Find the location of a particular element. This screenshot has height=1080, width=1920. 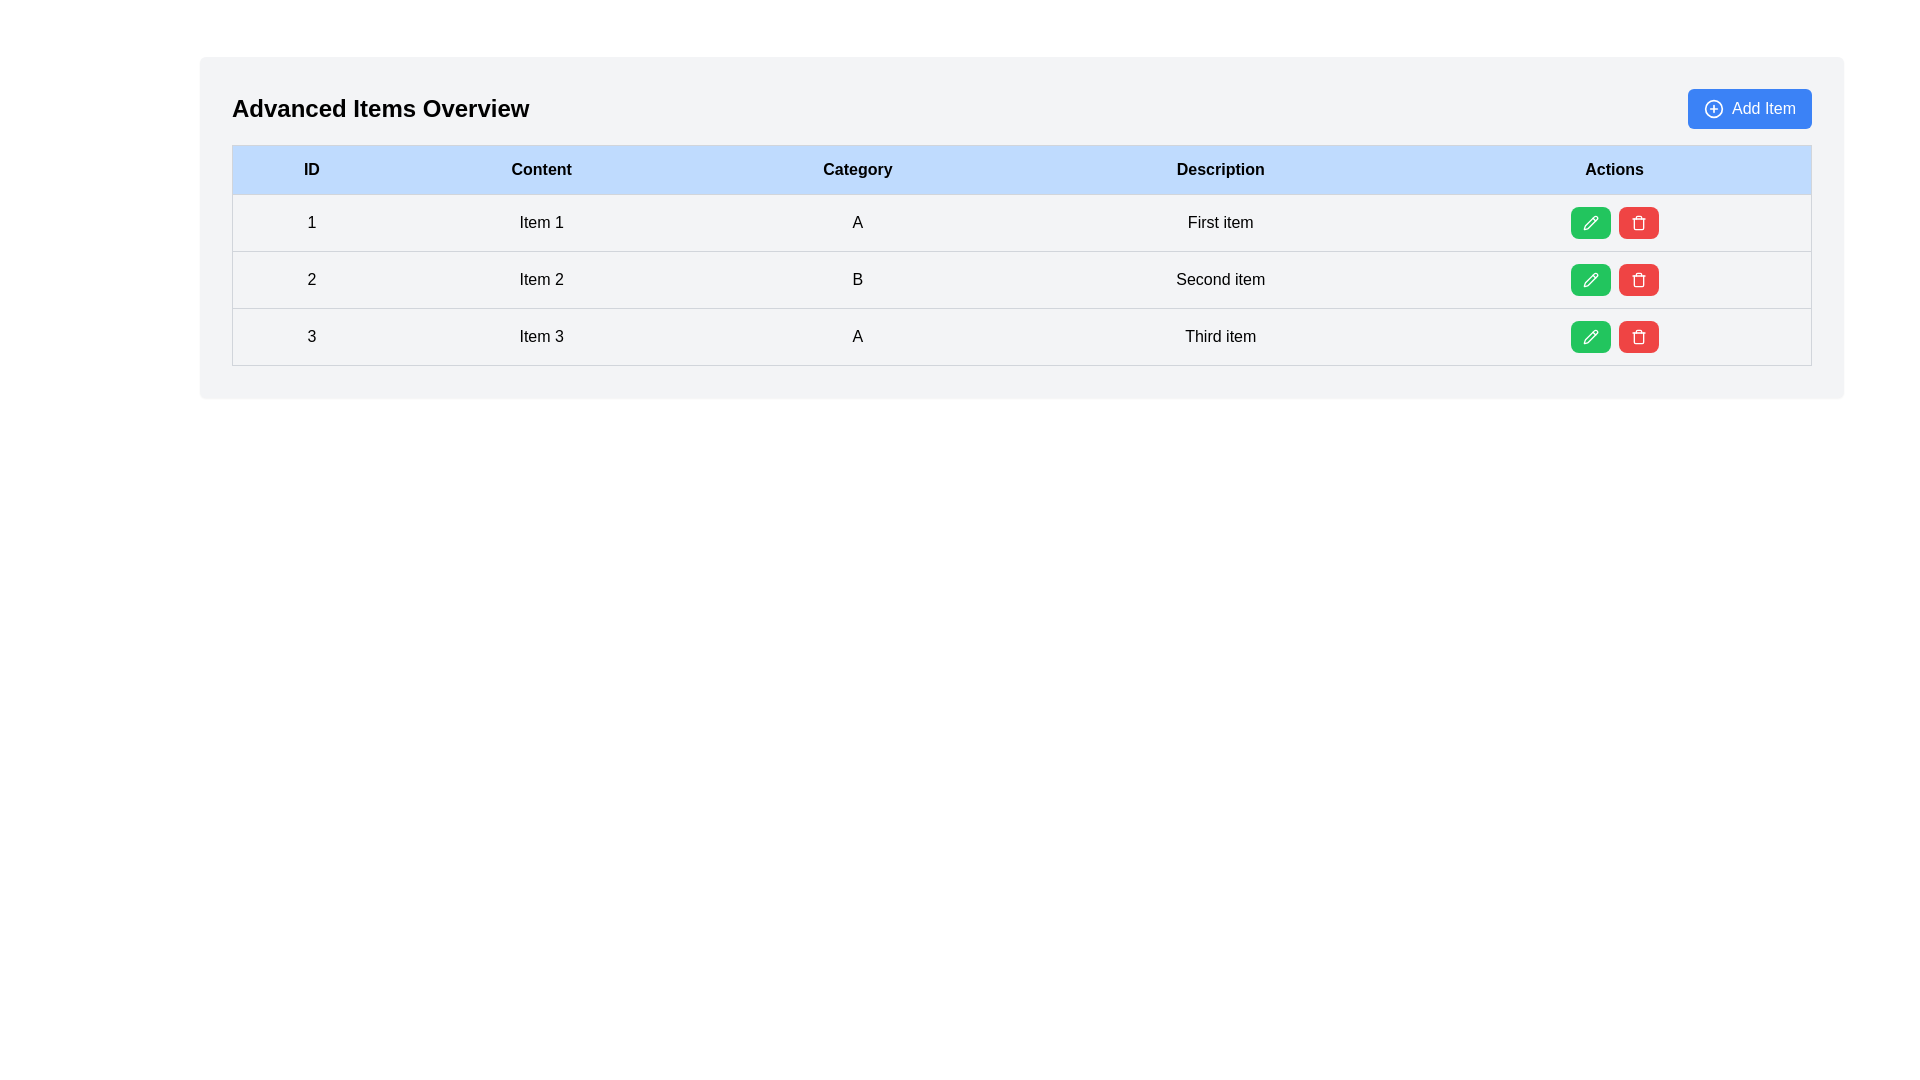

the green edit button in the first row of the table under the 'Actions' column for the item labeled 'First item' to initiate editing is located at coordinates (1614, 223).